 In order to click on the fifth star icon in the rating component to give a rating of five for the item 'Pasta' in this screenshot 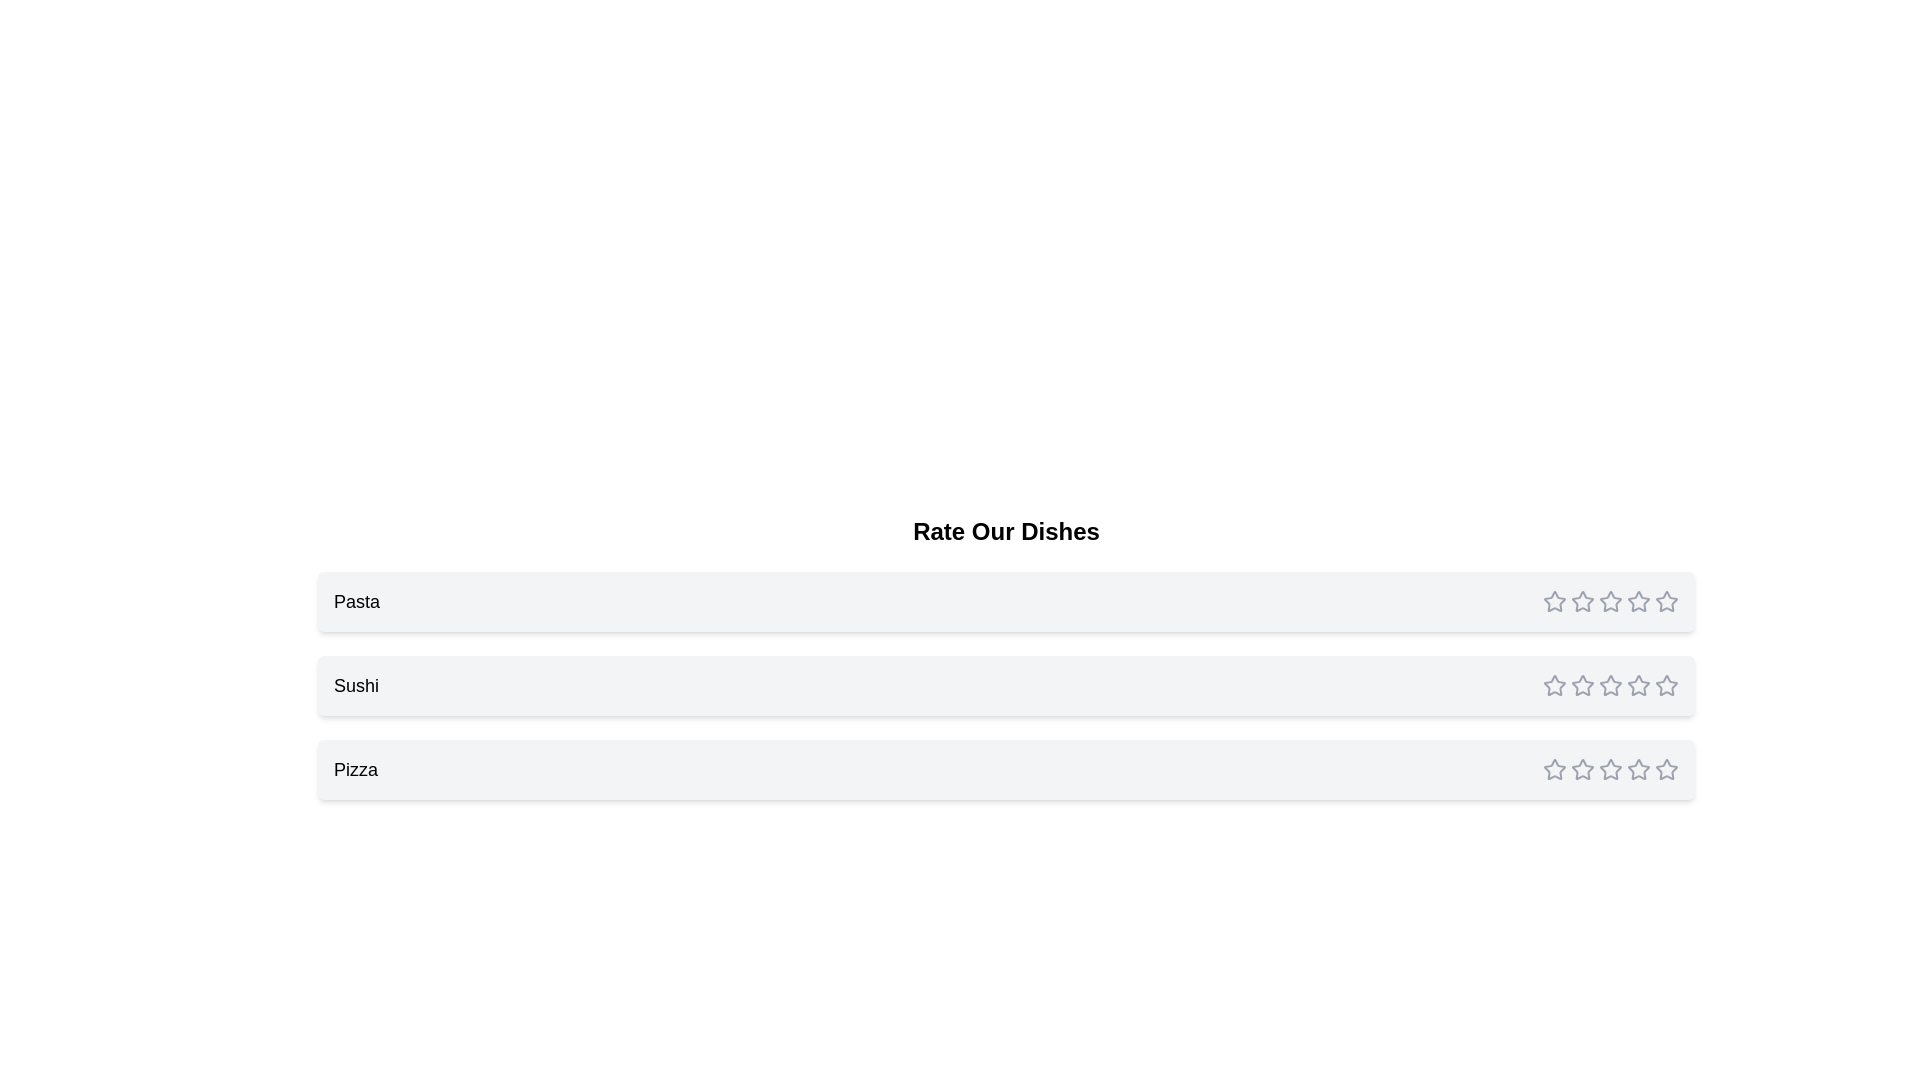, I will do `click(1665, 600)`.